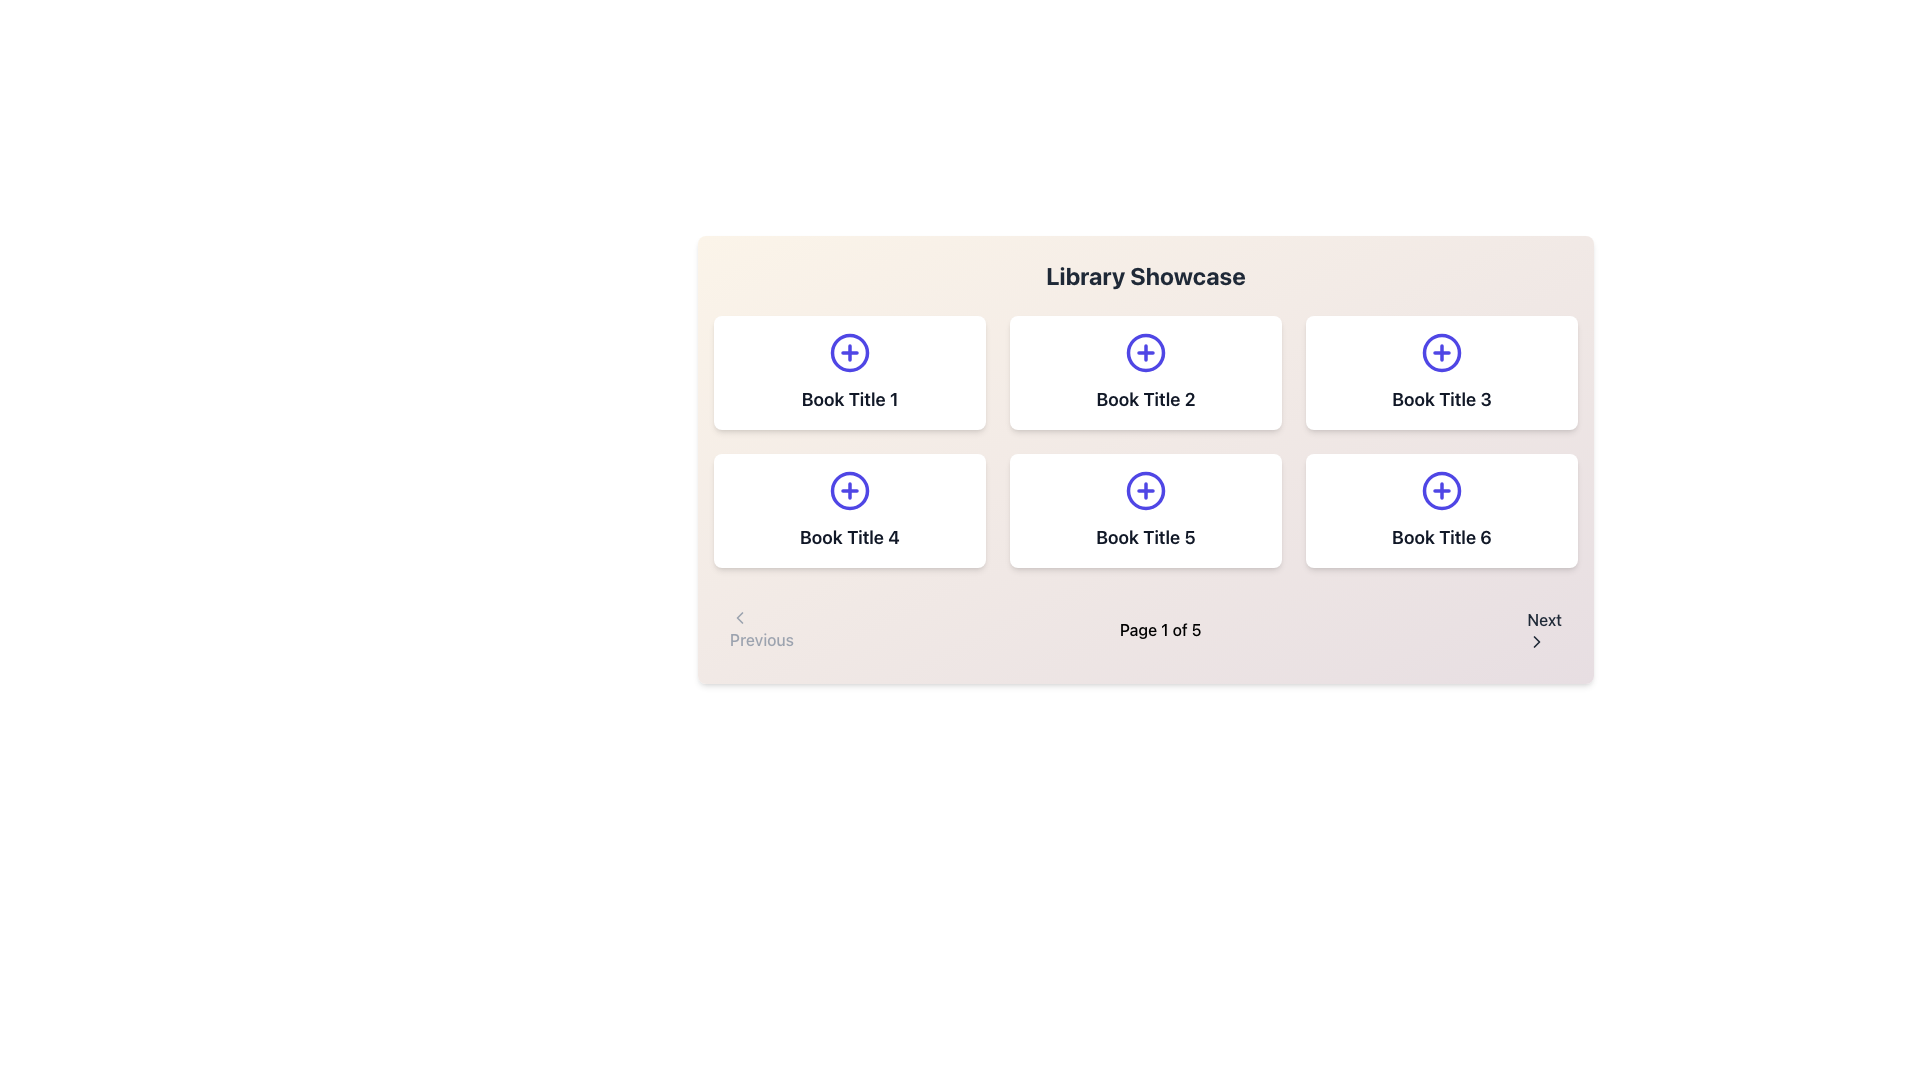  Describe the element at coordinates (849, 536) in the screenshot. I see `the text label reading 'Book Title 4' located in the bottom-left card of a 3x2 grid layout, characterized by a large bold font and dark gray color` at that location.